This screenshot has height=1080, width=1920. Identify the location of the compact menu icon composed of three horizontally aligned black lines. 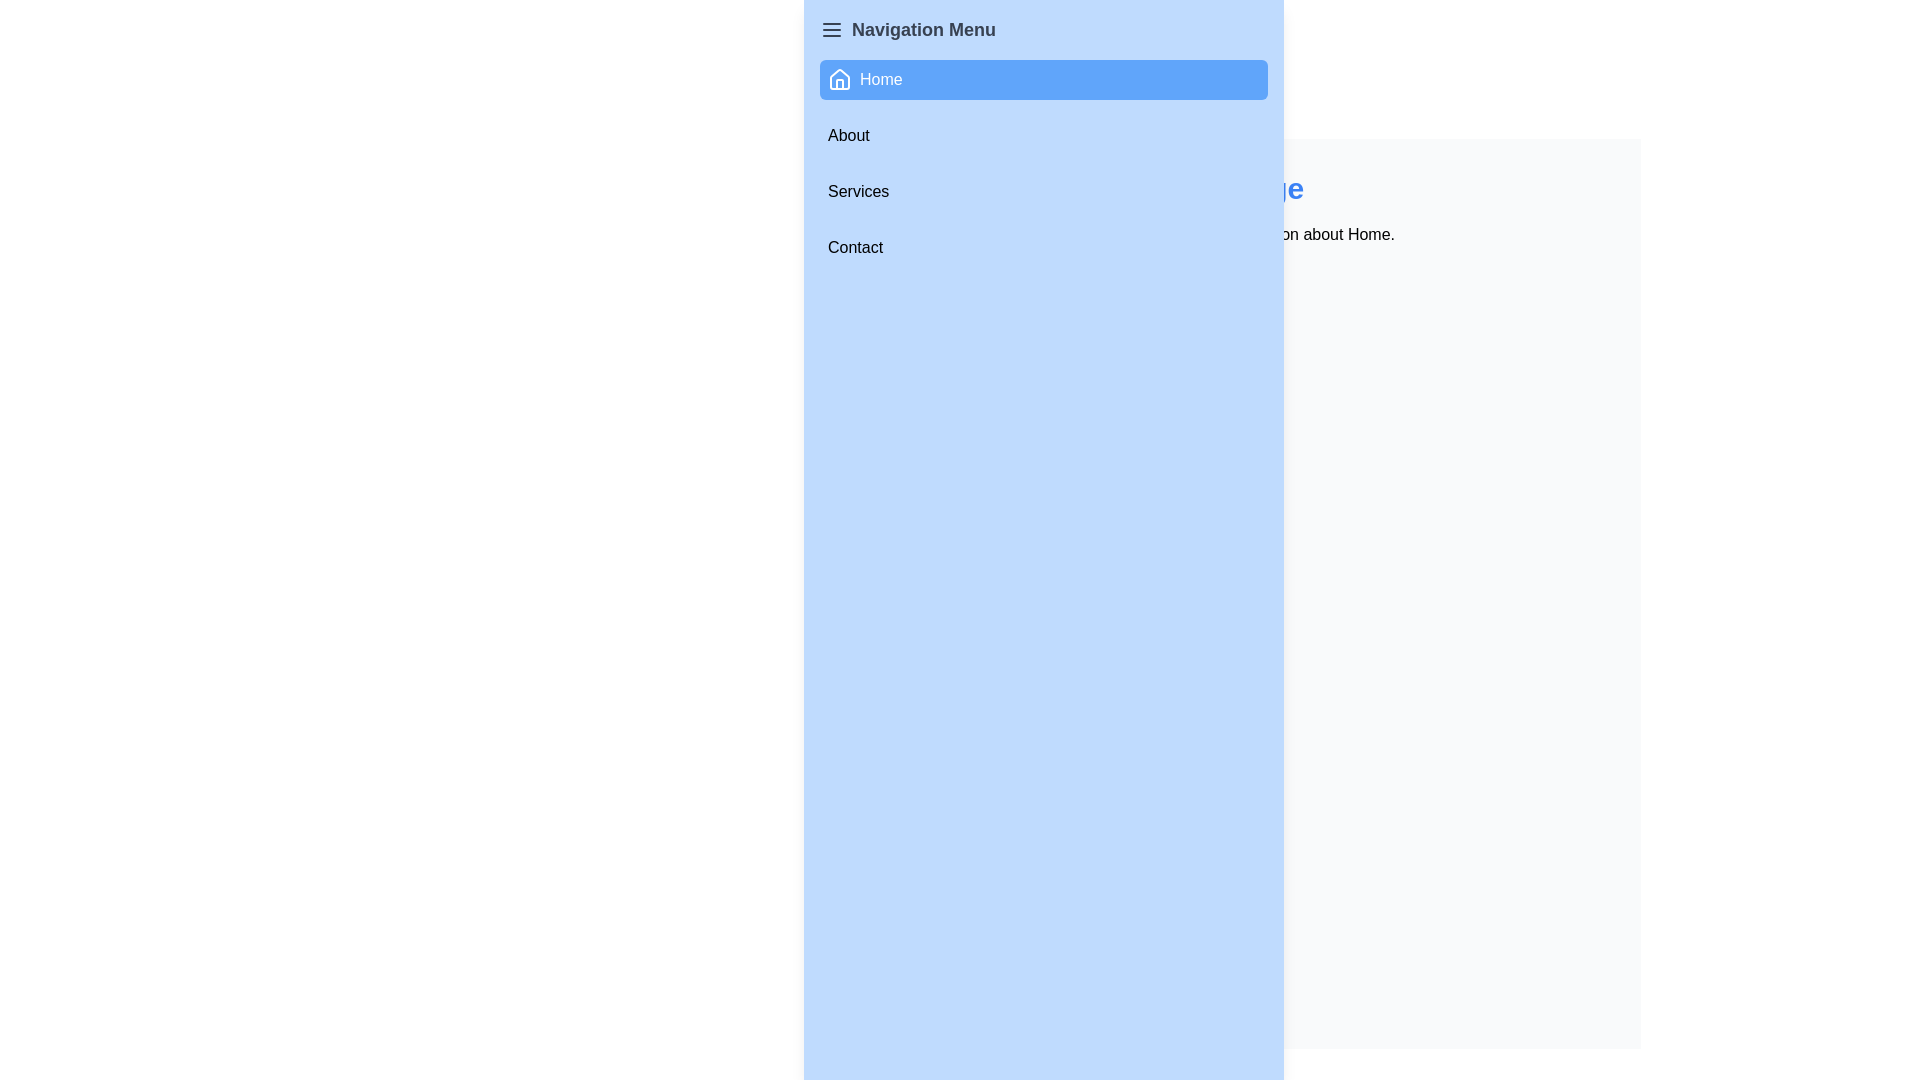
(831, 30).